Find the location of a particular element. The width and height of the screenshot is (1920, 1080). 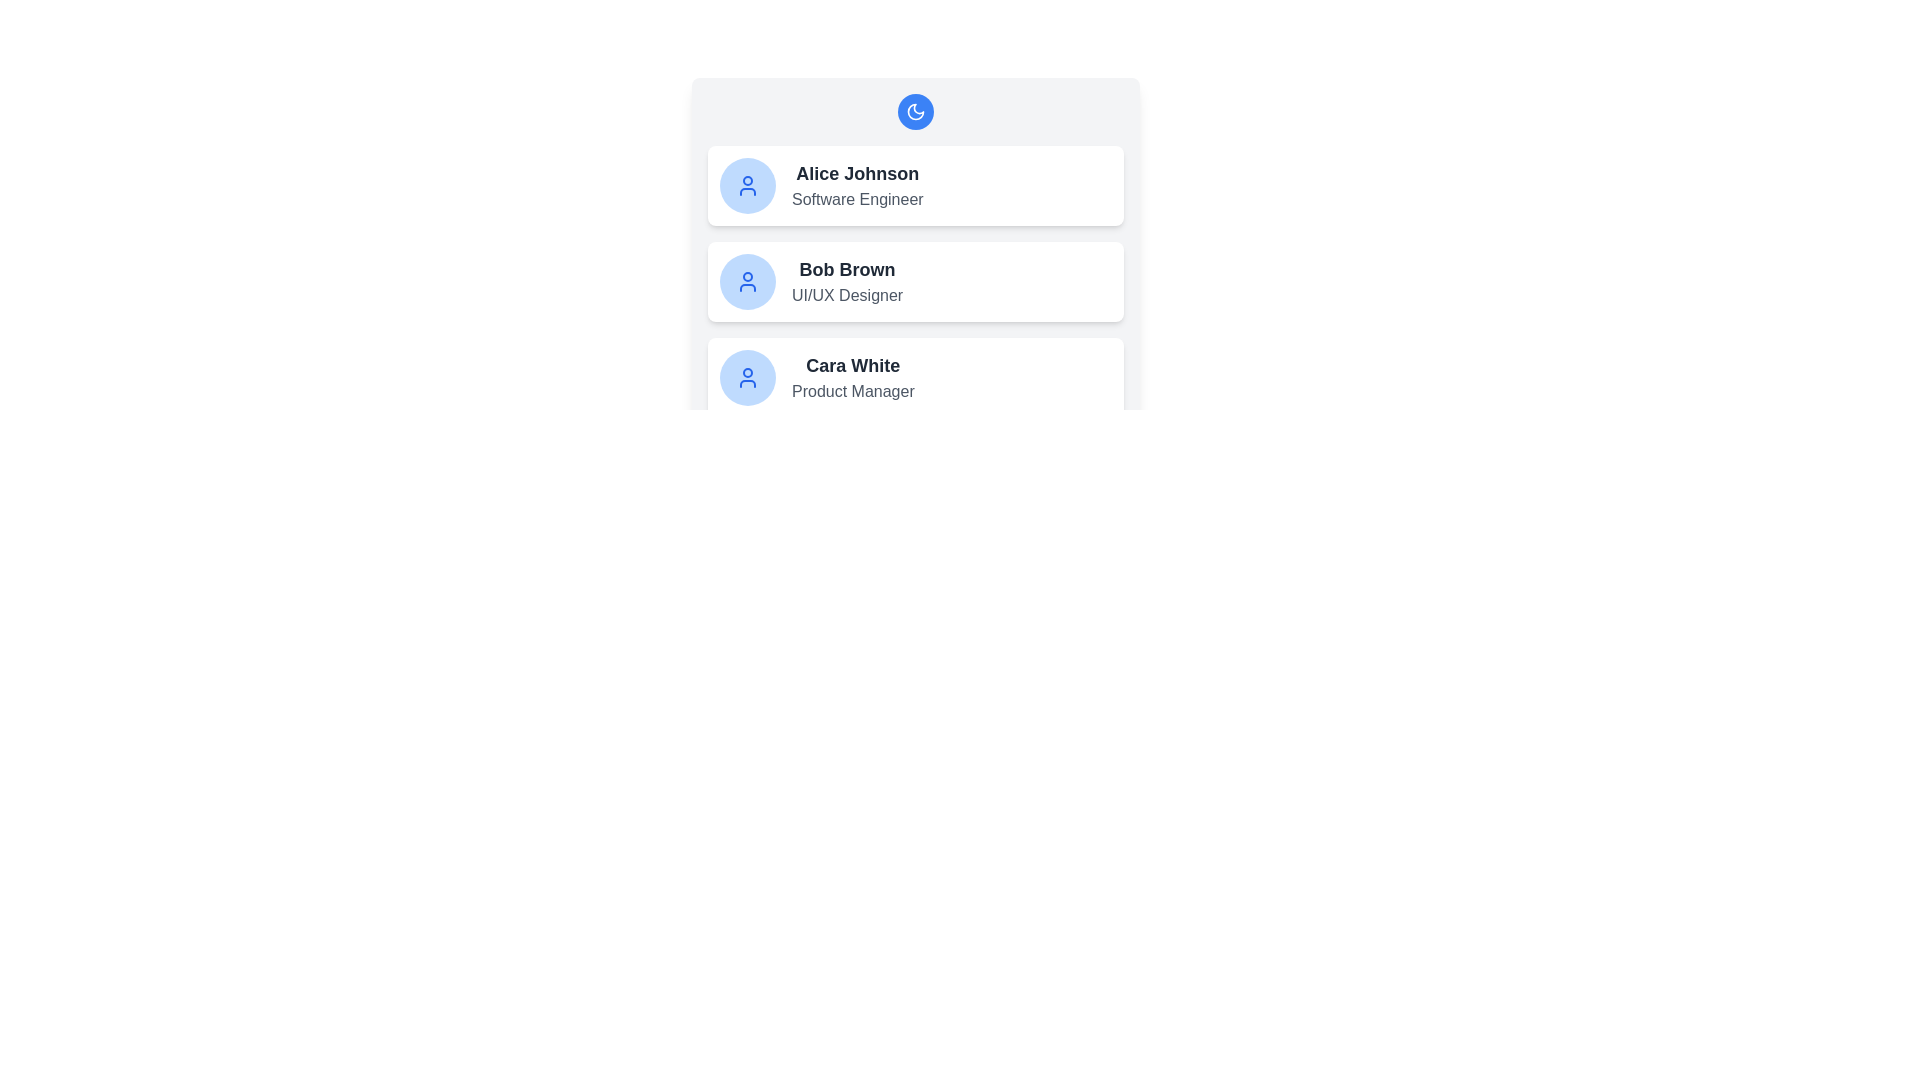

the dark mode toggle icon located at the top-central part of the interface is located at coordinates (915, 111).